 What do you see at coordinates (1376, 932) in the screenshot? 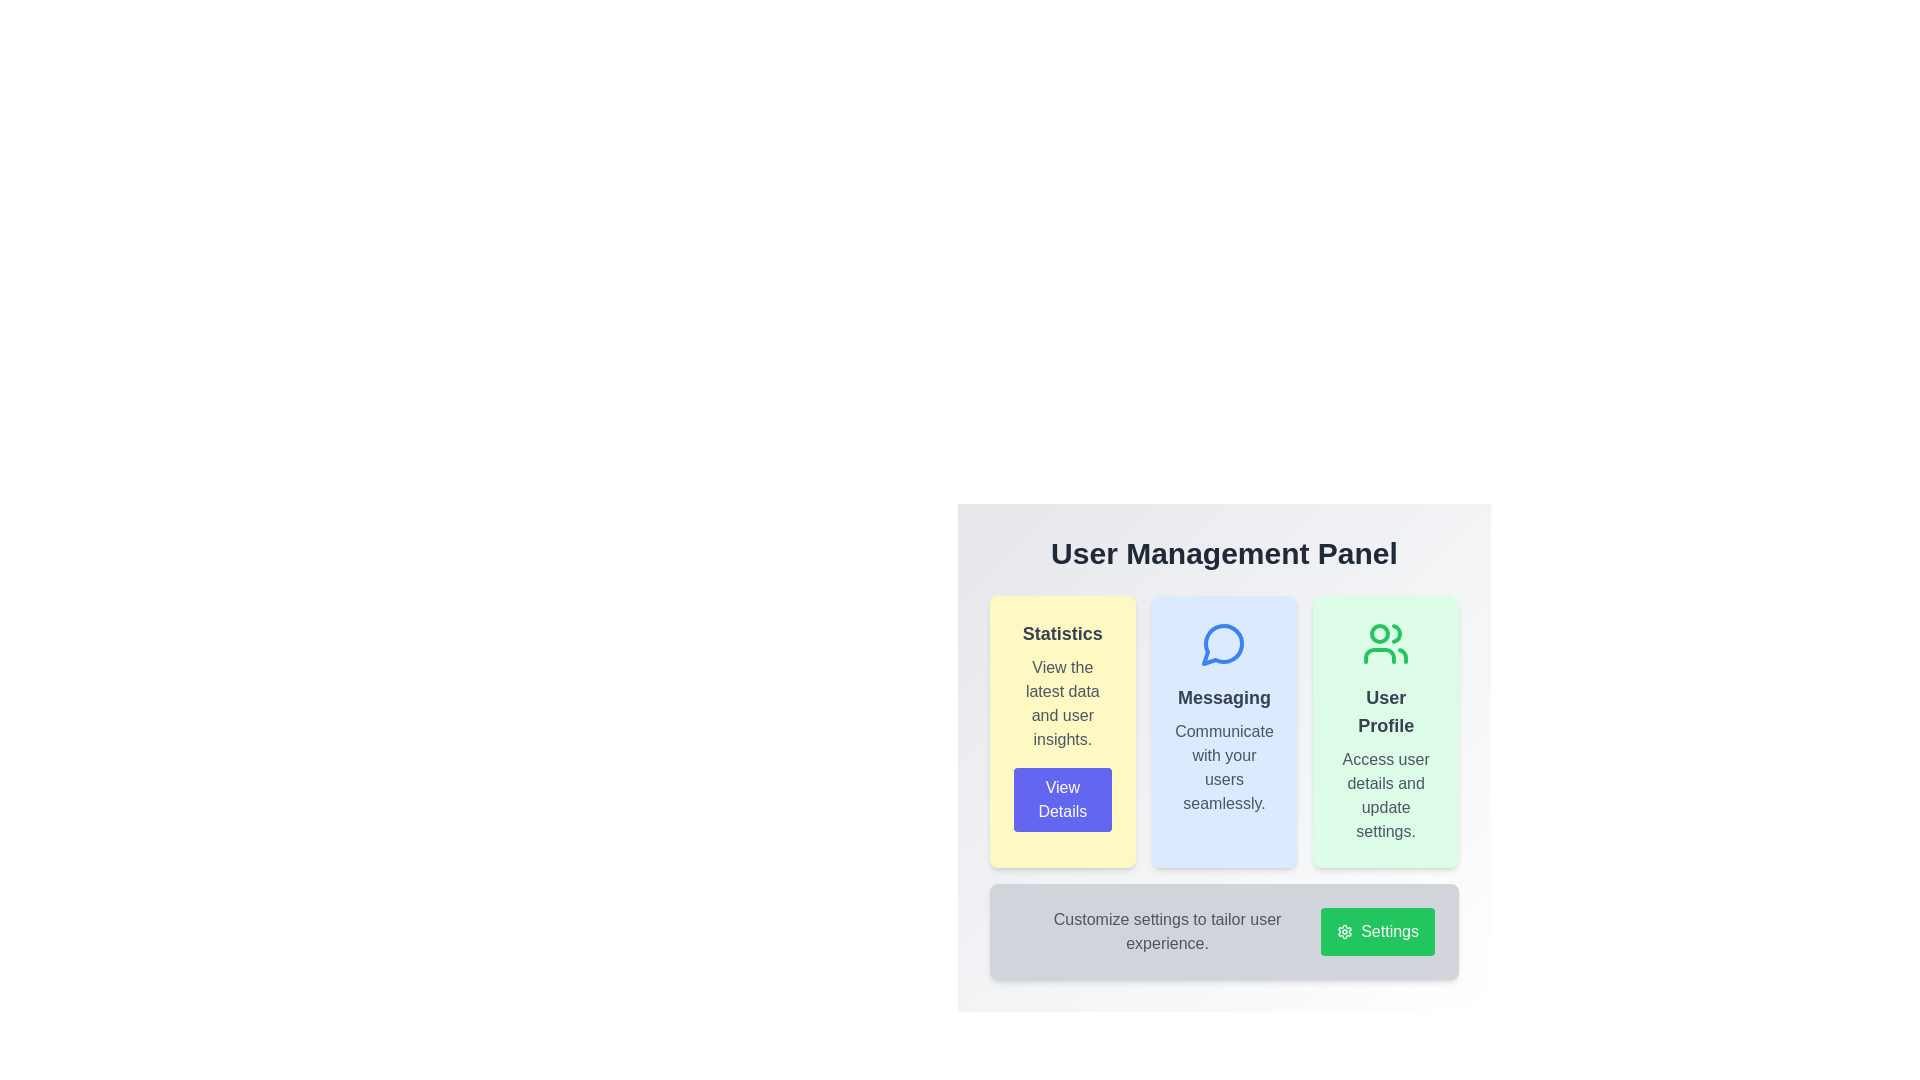
I see `the settings button located at the bottom-right corner of the User Management Panel` at bounding box center [1376, 932].